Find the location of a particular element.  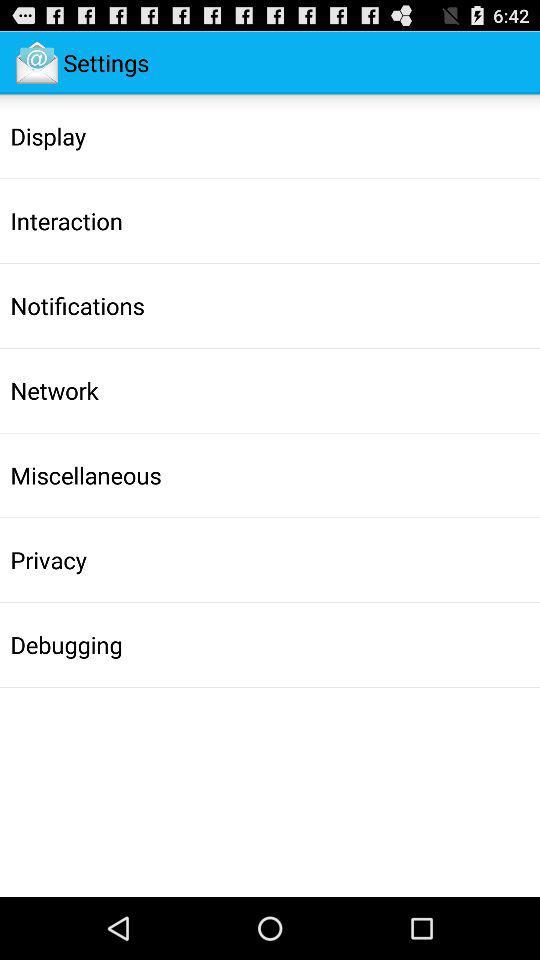

the icon above the network item is located at coordinates (76, 305).